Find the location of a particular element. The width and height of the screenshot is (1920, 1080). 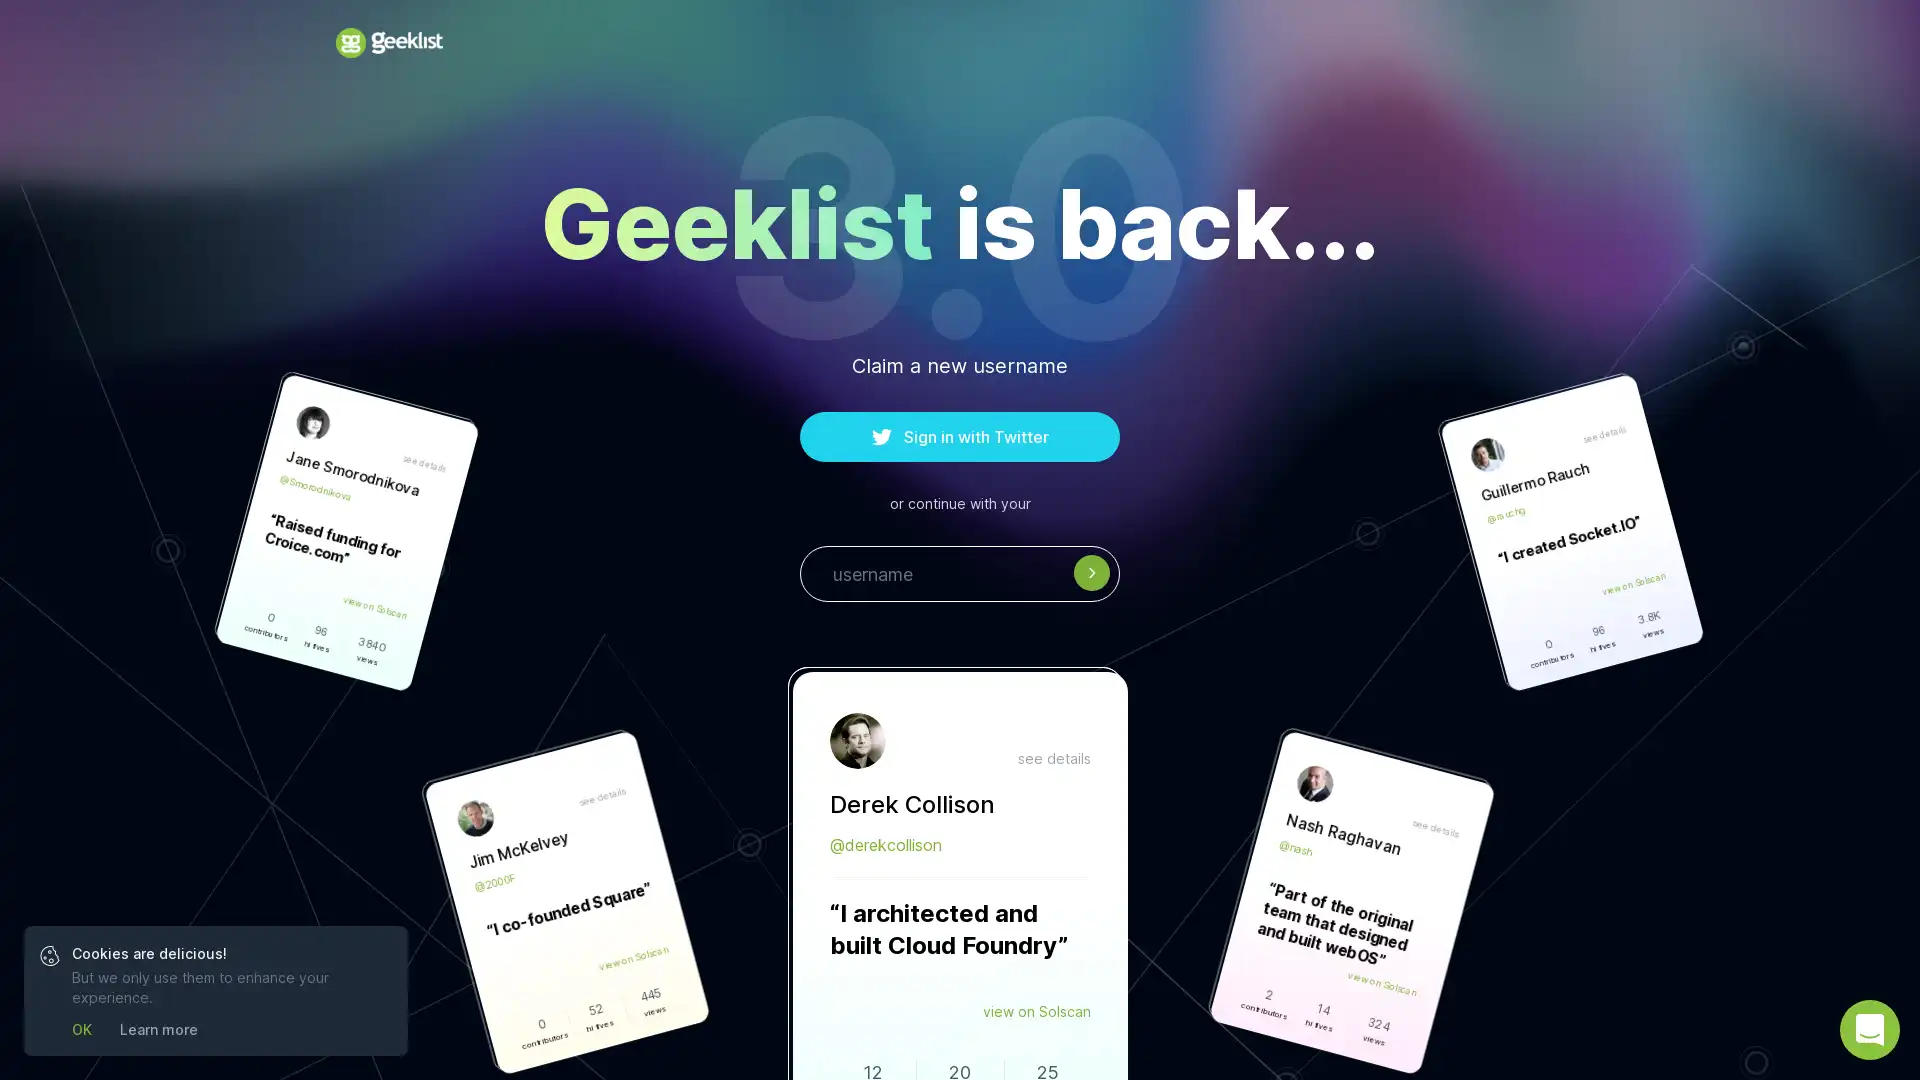

OK is located at coordinates (80, 1029).